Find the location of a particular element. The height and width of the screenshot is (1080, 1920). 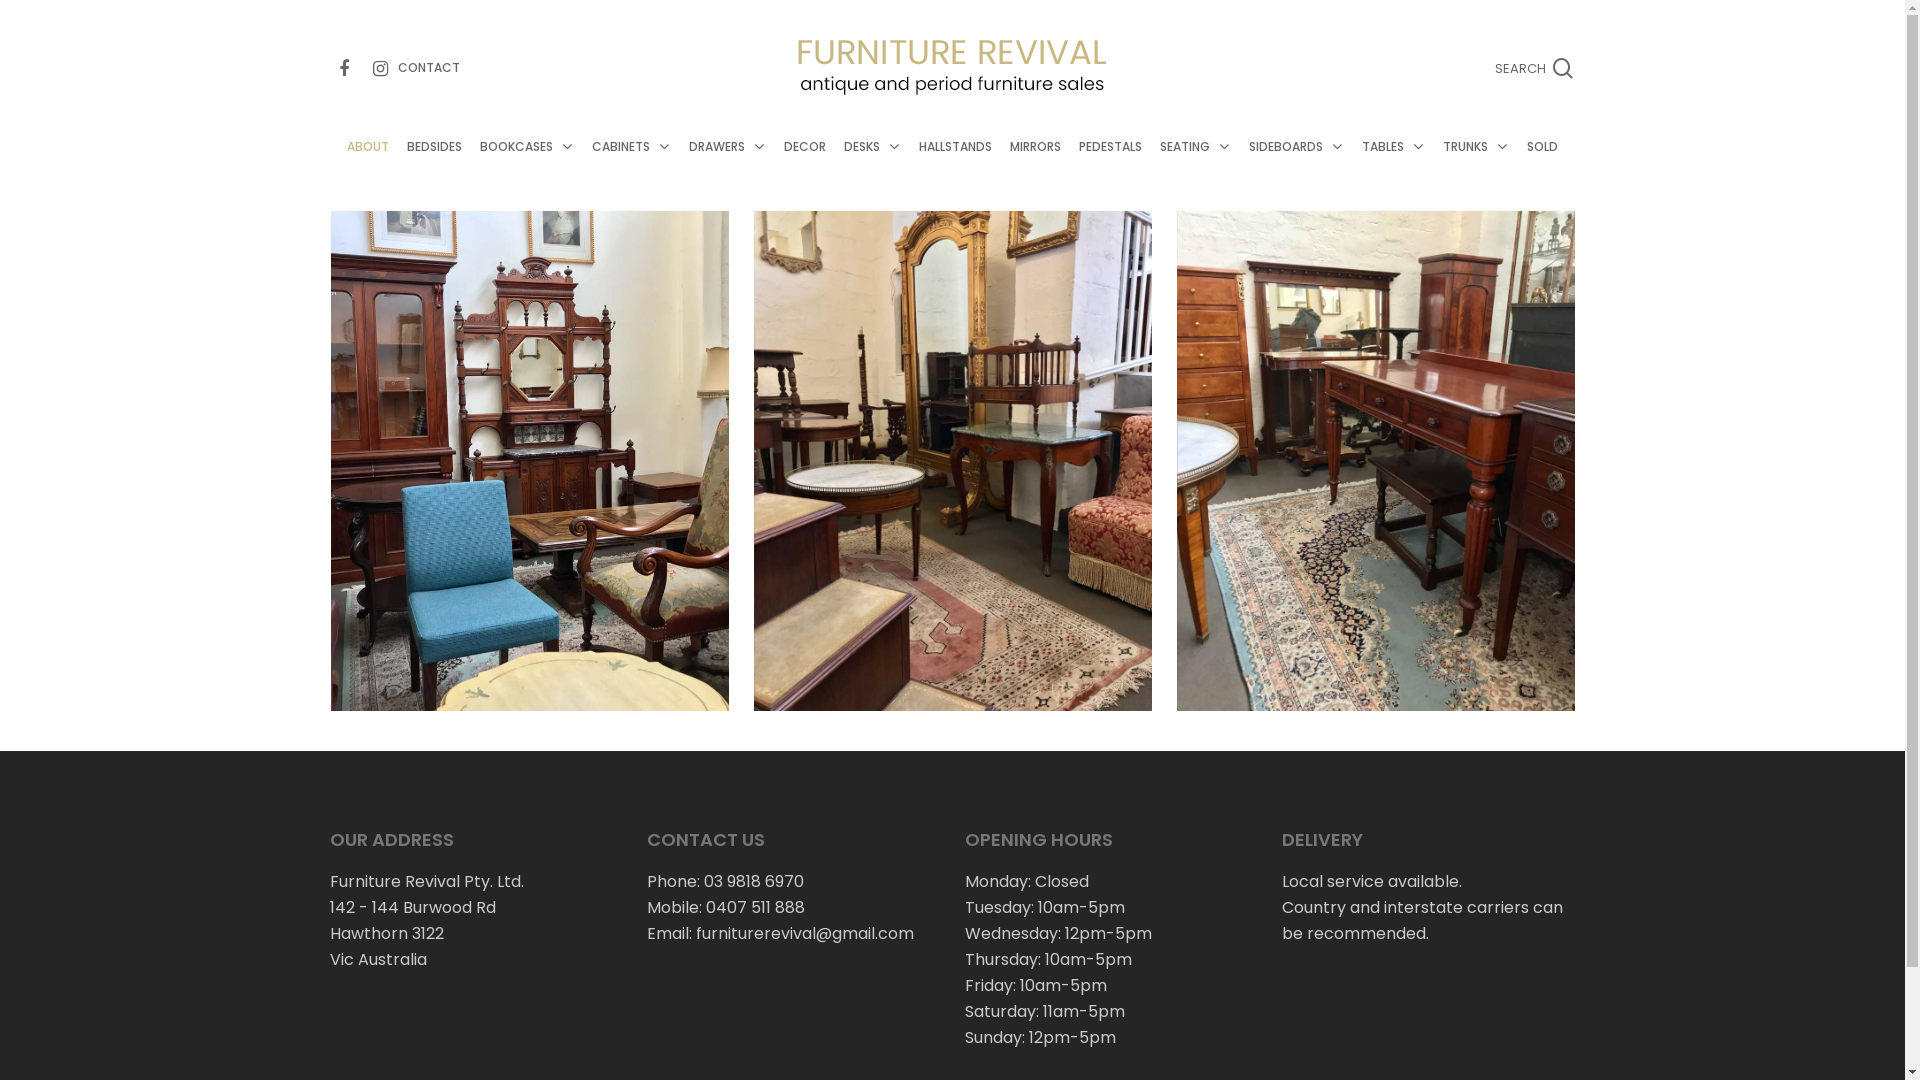

'03 9818 6970' is located at coordinates (752, 880).